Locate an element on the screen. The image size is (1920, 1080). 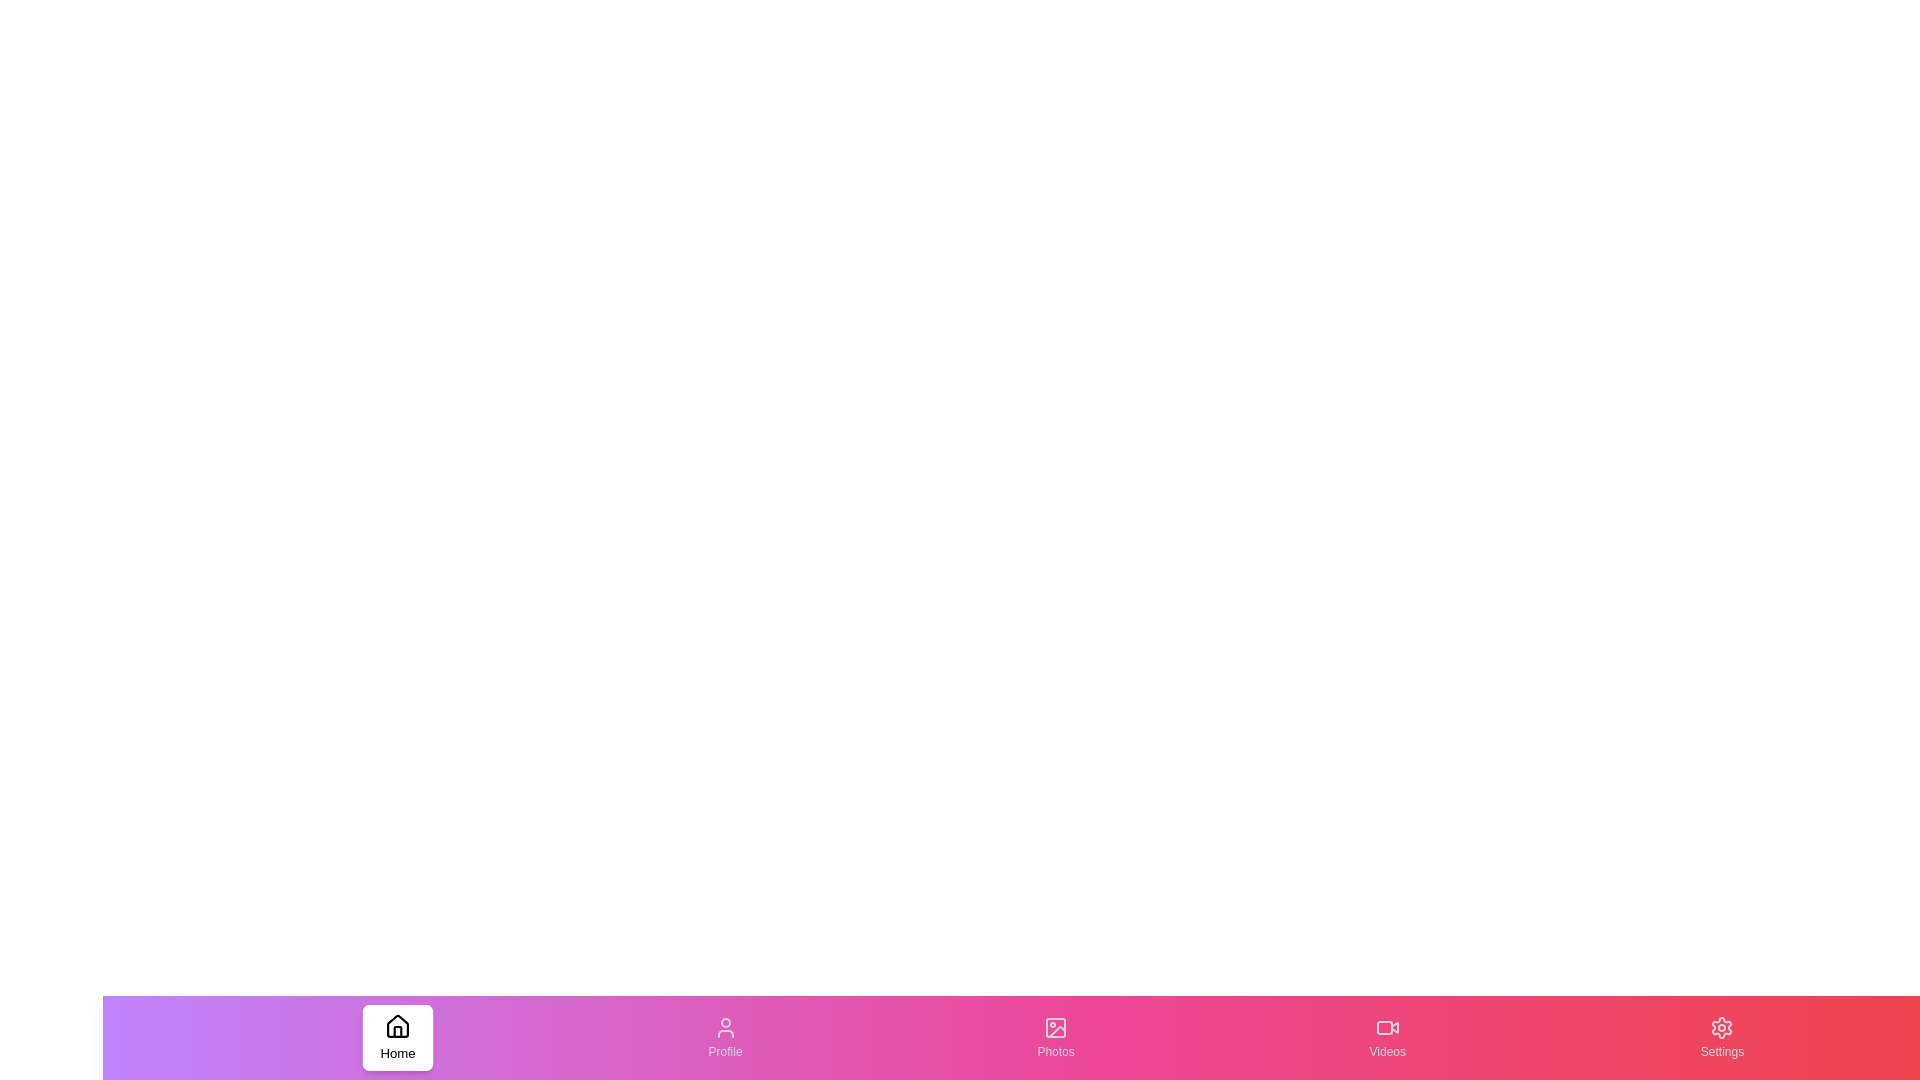
the tab labeled Profile is located at coordinates (724, 1036).